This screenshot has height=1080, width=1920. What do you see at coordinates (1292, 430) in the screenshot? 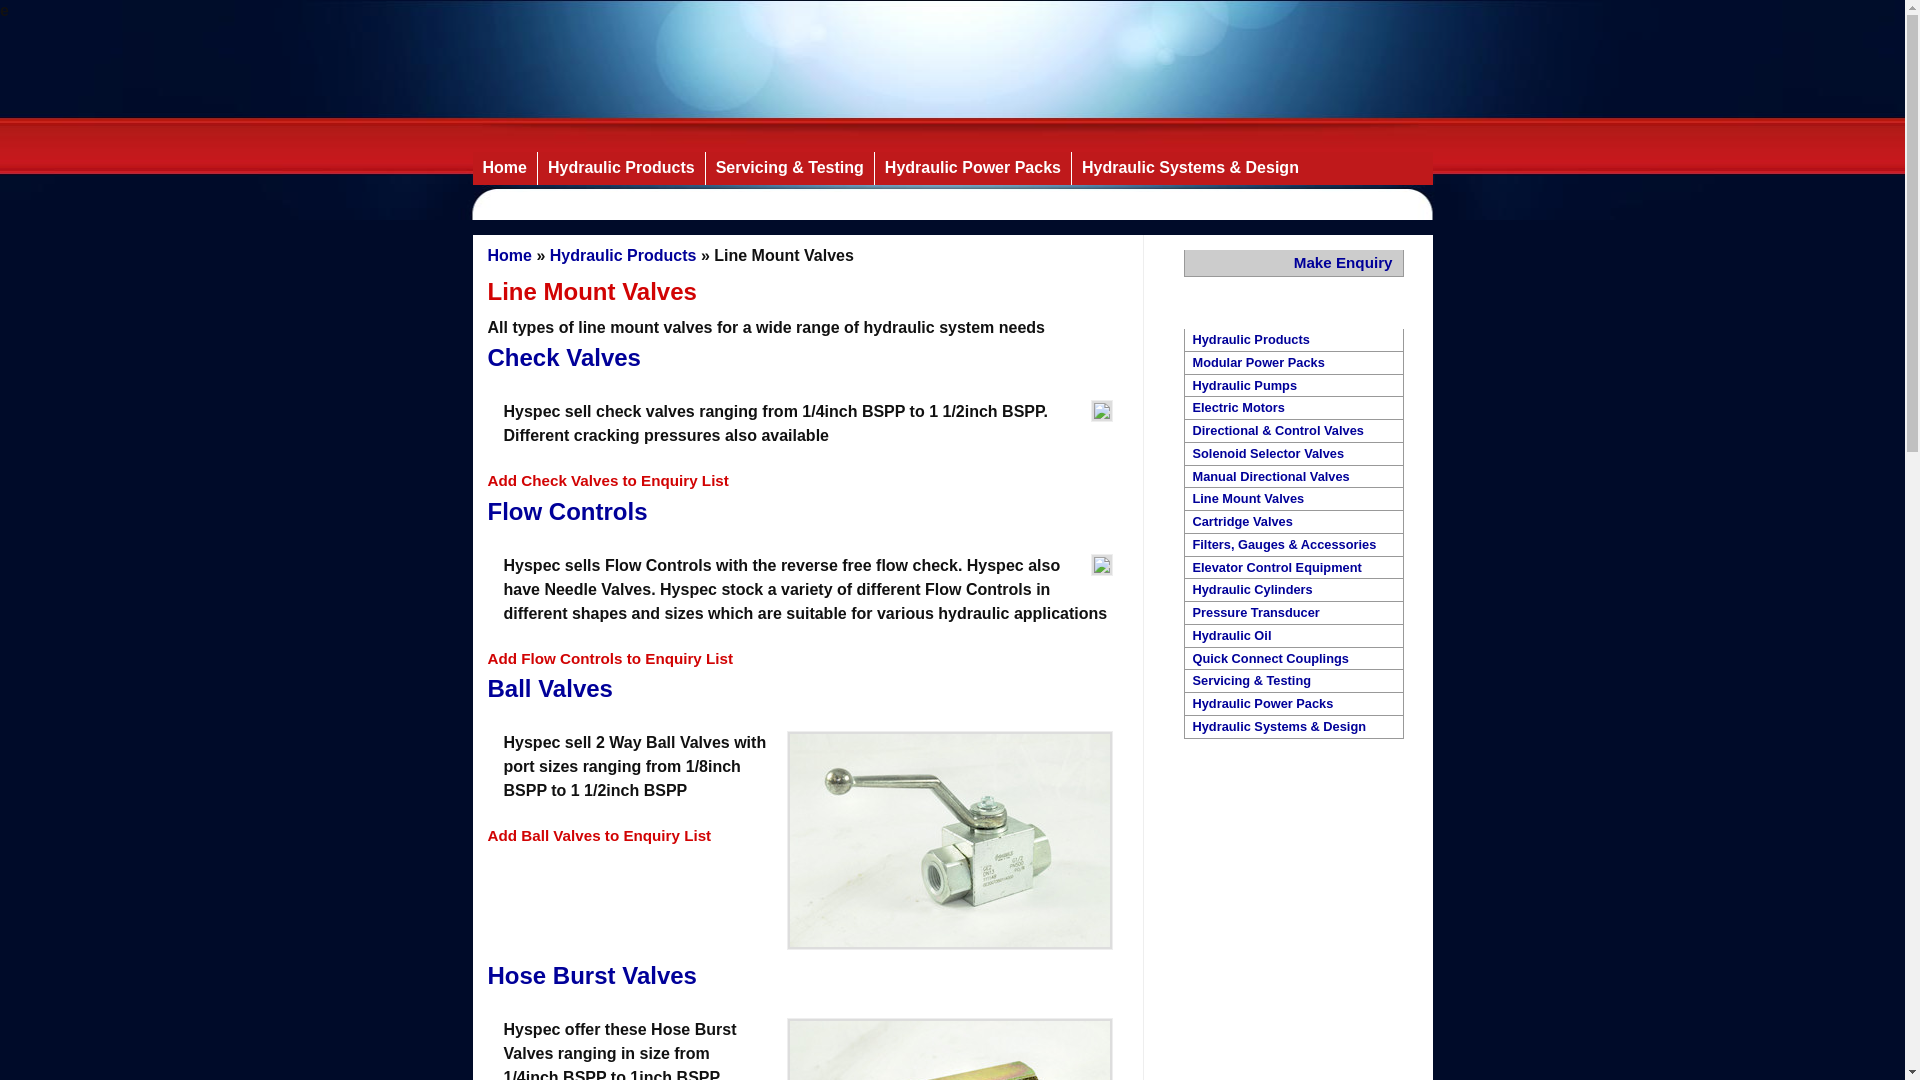
I see `'Directional & Control Valves'` at bounding box center [1292, 430].